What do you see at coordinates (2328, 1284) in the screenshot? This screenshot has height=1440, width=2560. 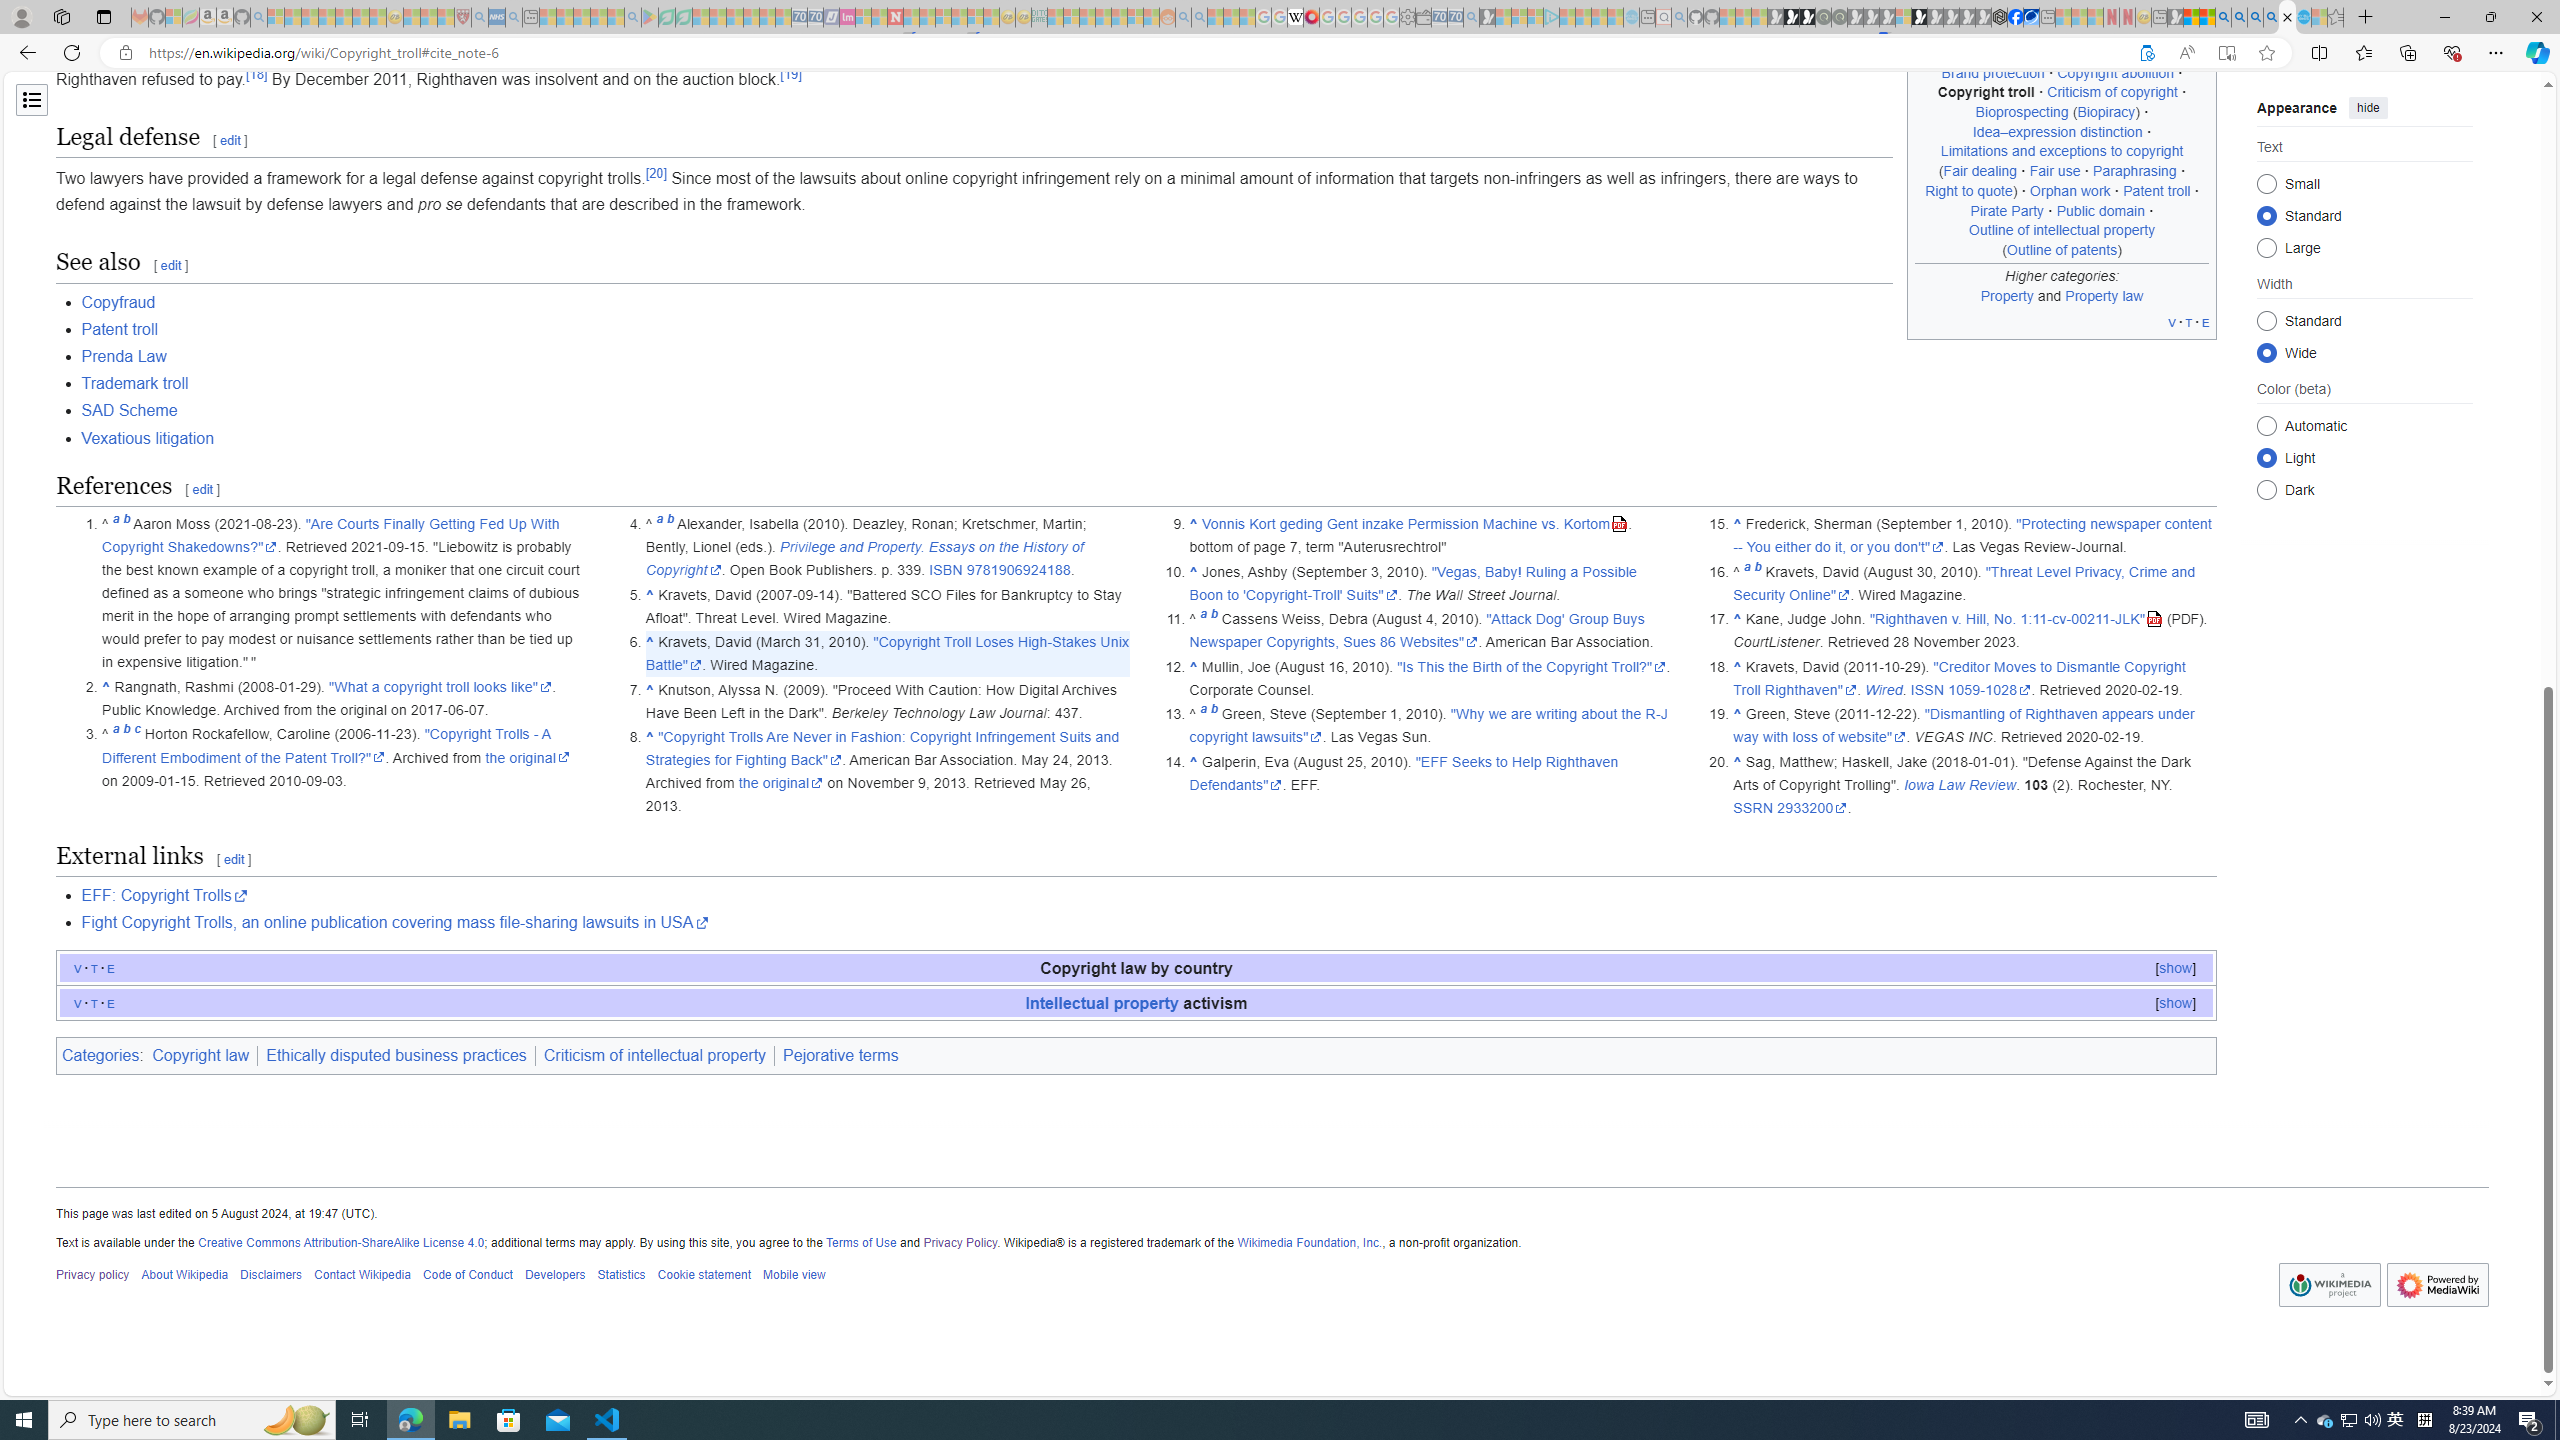 I see `'AutomationID: footer-copyrightico'` at bounding box center [2328, 1284].